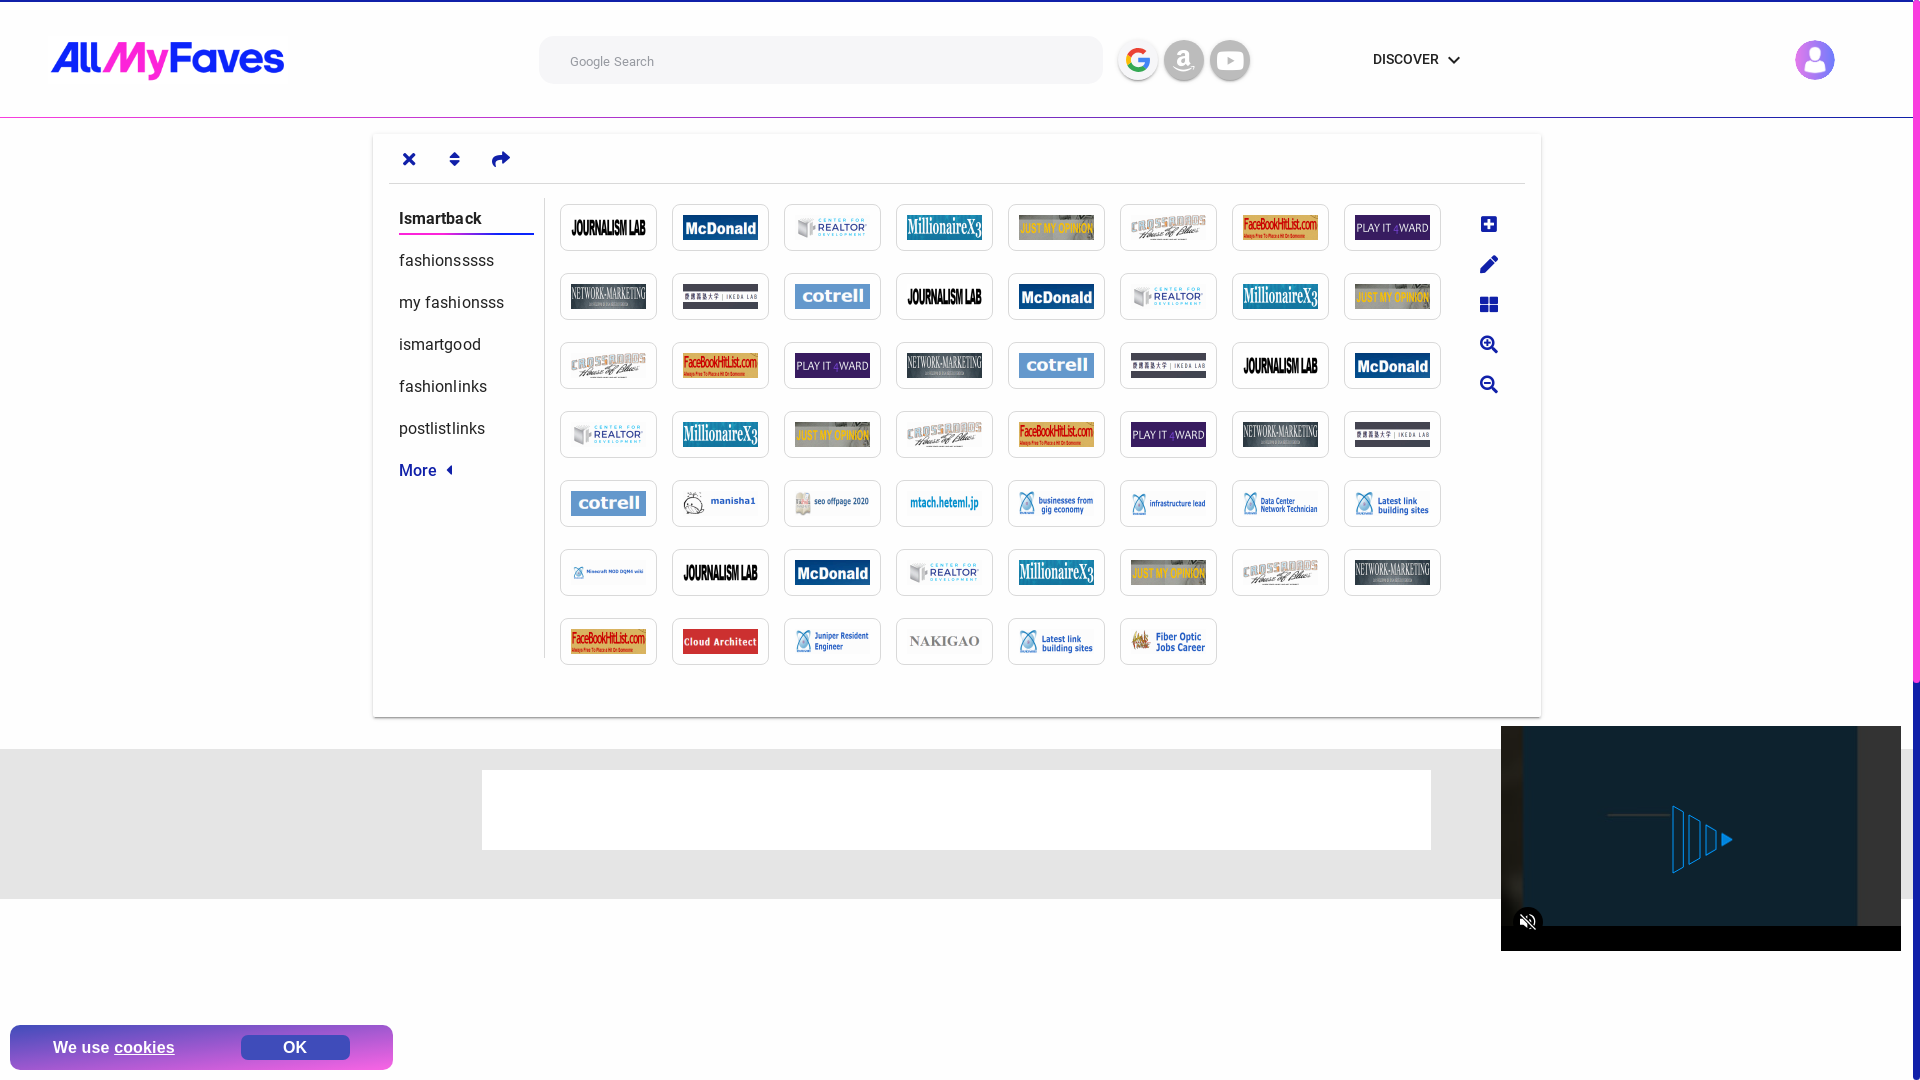  Describe the element at coordinates (1488, 304) in the screenshot. I see `'Change sites layout'` at that location.